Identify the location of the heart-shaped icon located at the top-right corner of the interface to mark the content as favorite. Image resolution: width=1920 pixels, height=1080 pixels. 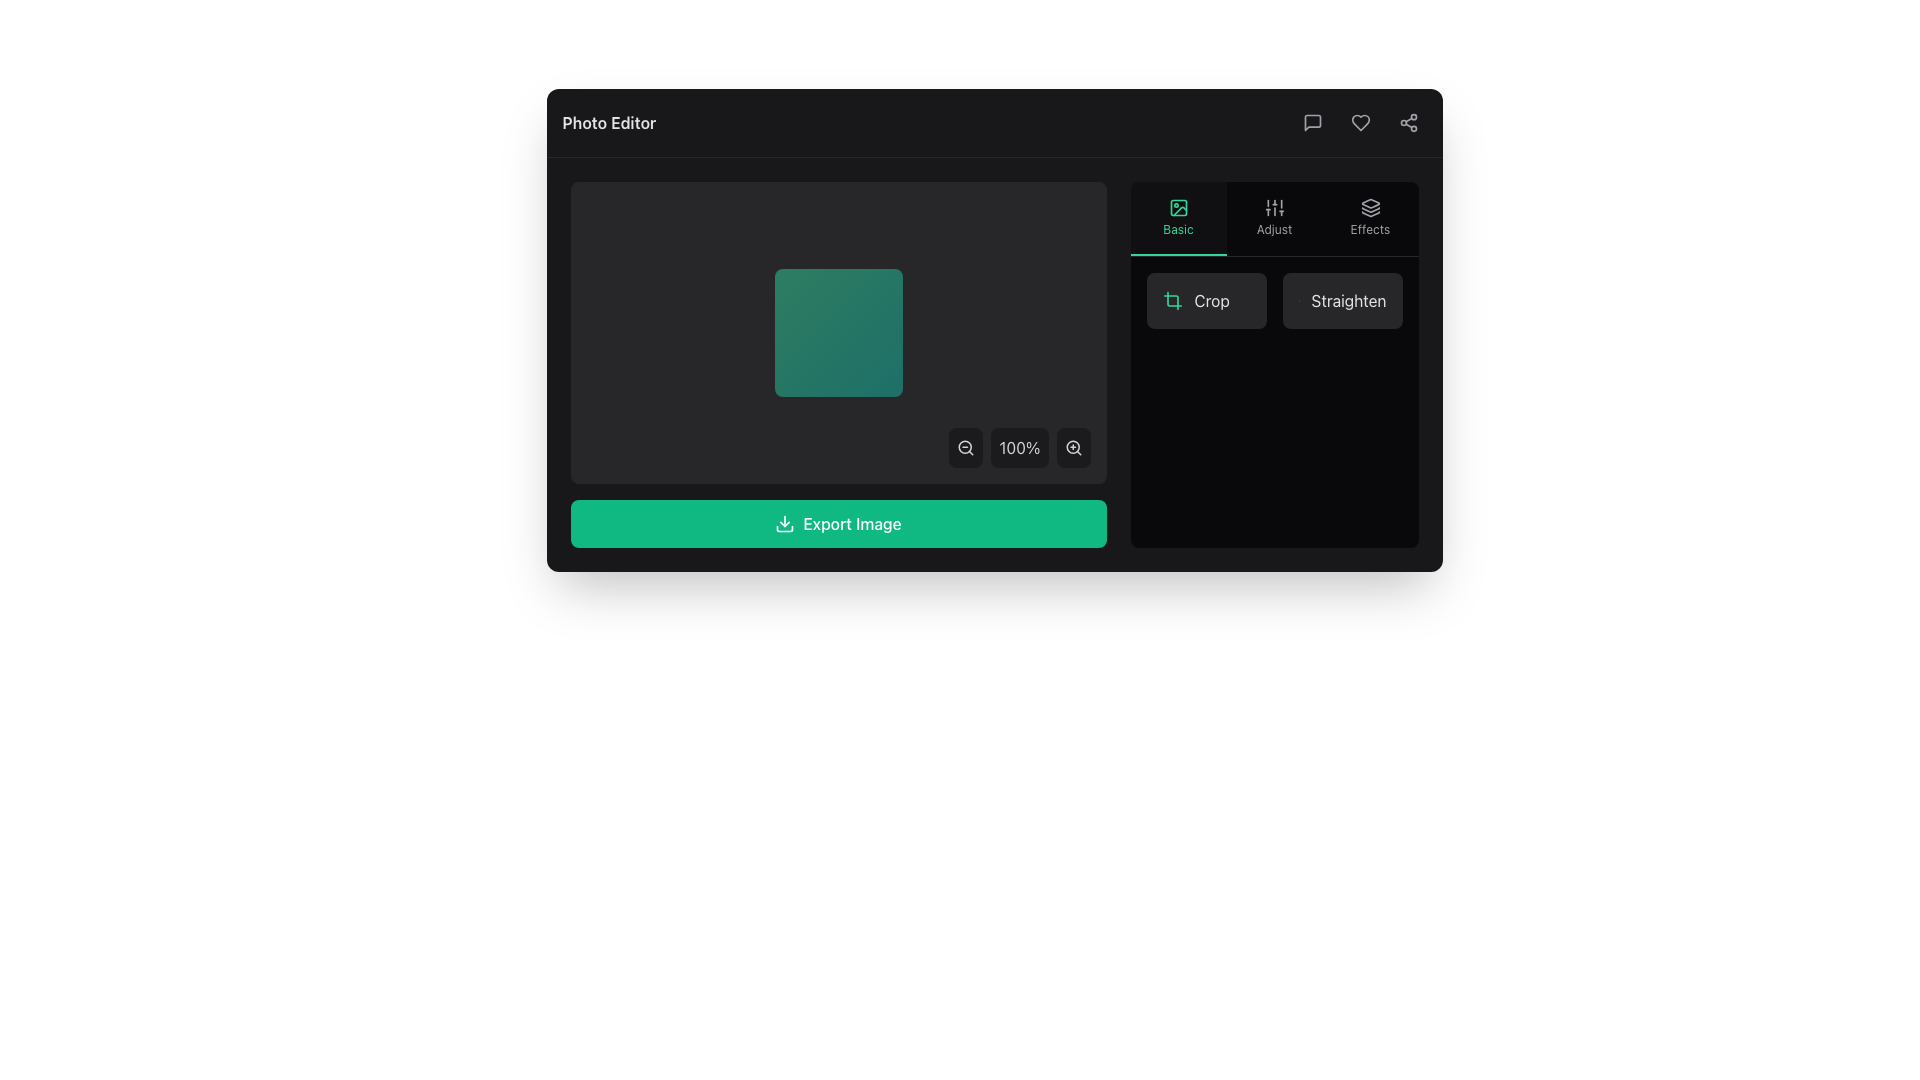
(1360, 123).